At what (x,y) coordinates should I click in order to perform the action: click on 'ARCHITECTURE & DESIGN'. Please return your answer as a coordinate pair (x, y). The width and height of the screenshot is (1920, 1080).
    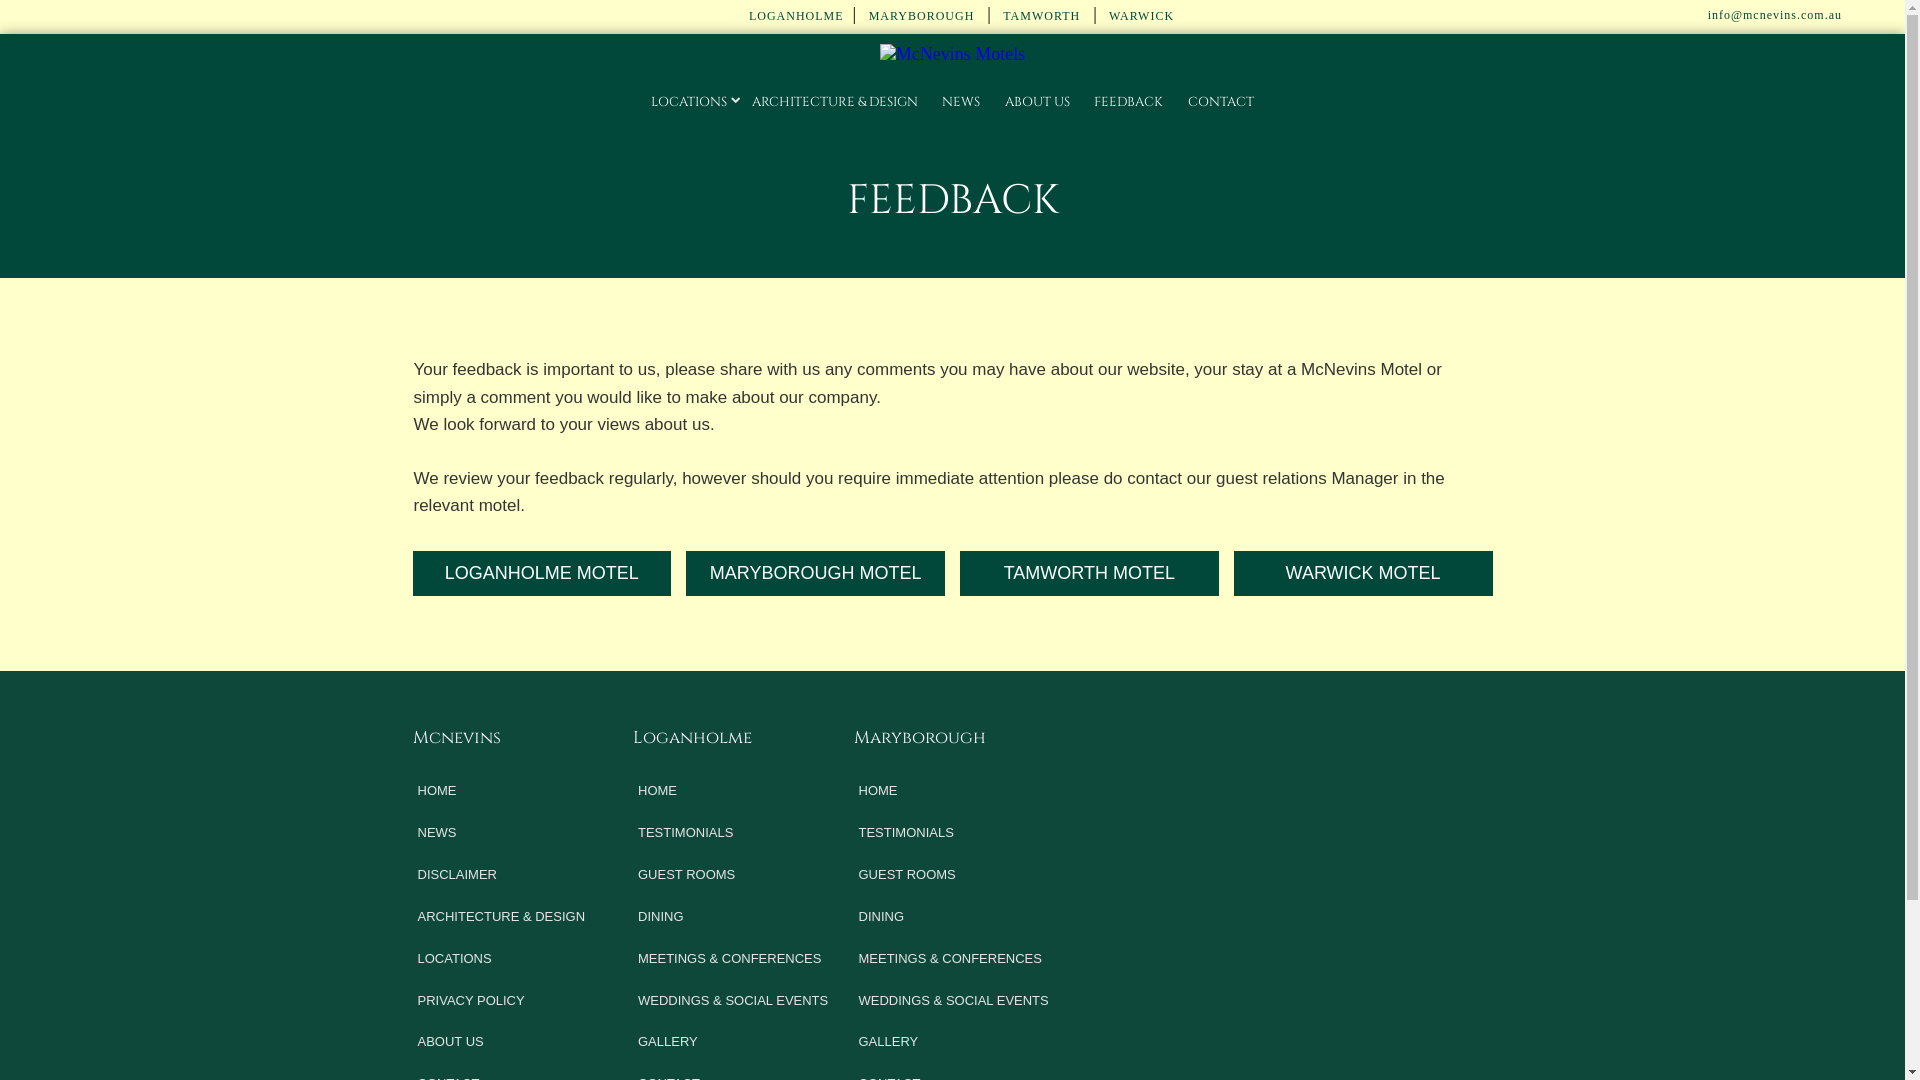
    Looking at the image, I should click on (503, 917).